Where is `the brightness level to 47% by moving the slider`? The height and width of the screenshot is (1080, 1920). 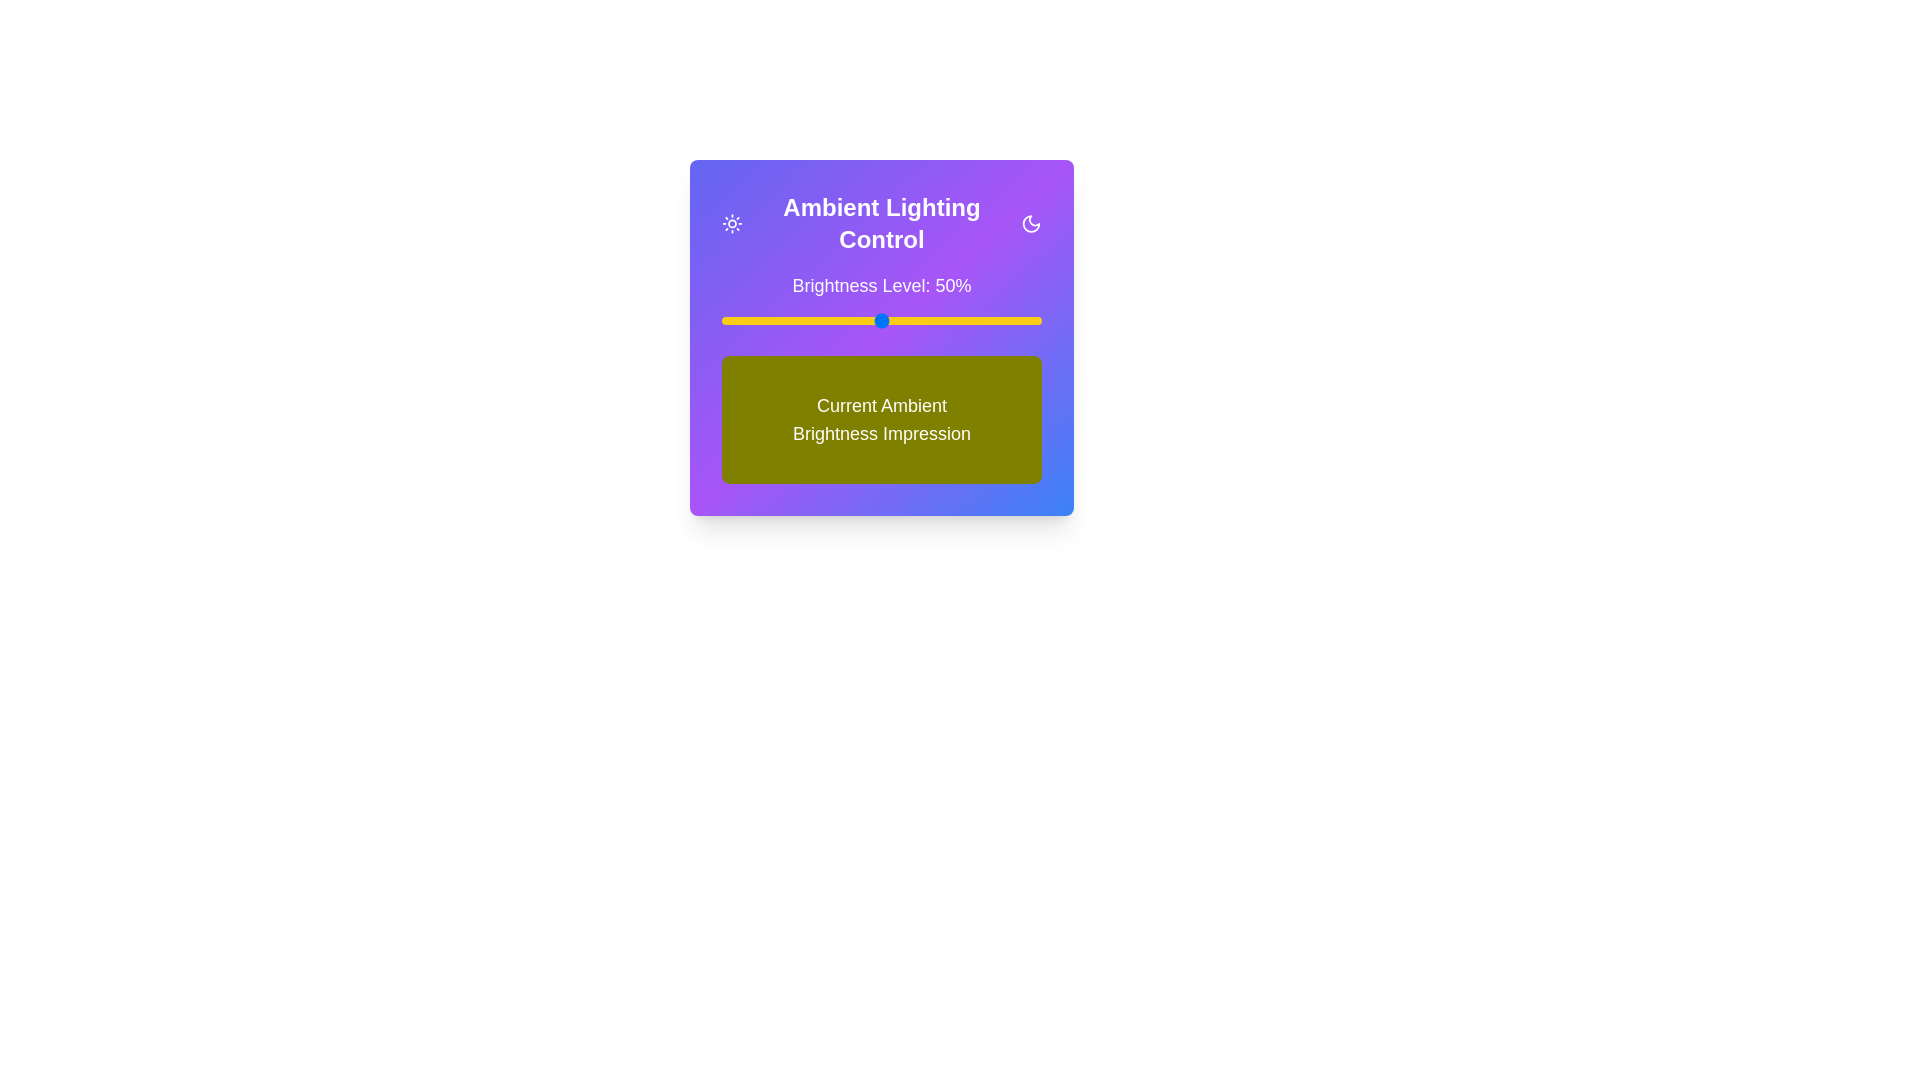
the brightness level to 47% by moving the slider is located at coordinates (872, 319).